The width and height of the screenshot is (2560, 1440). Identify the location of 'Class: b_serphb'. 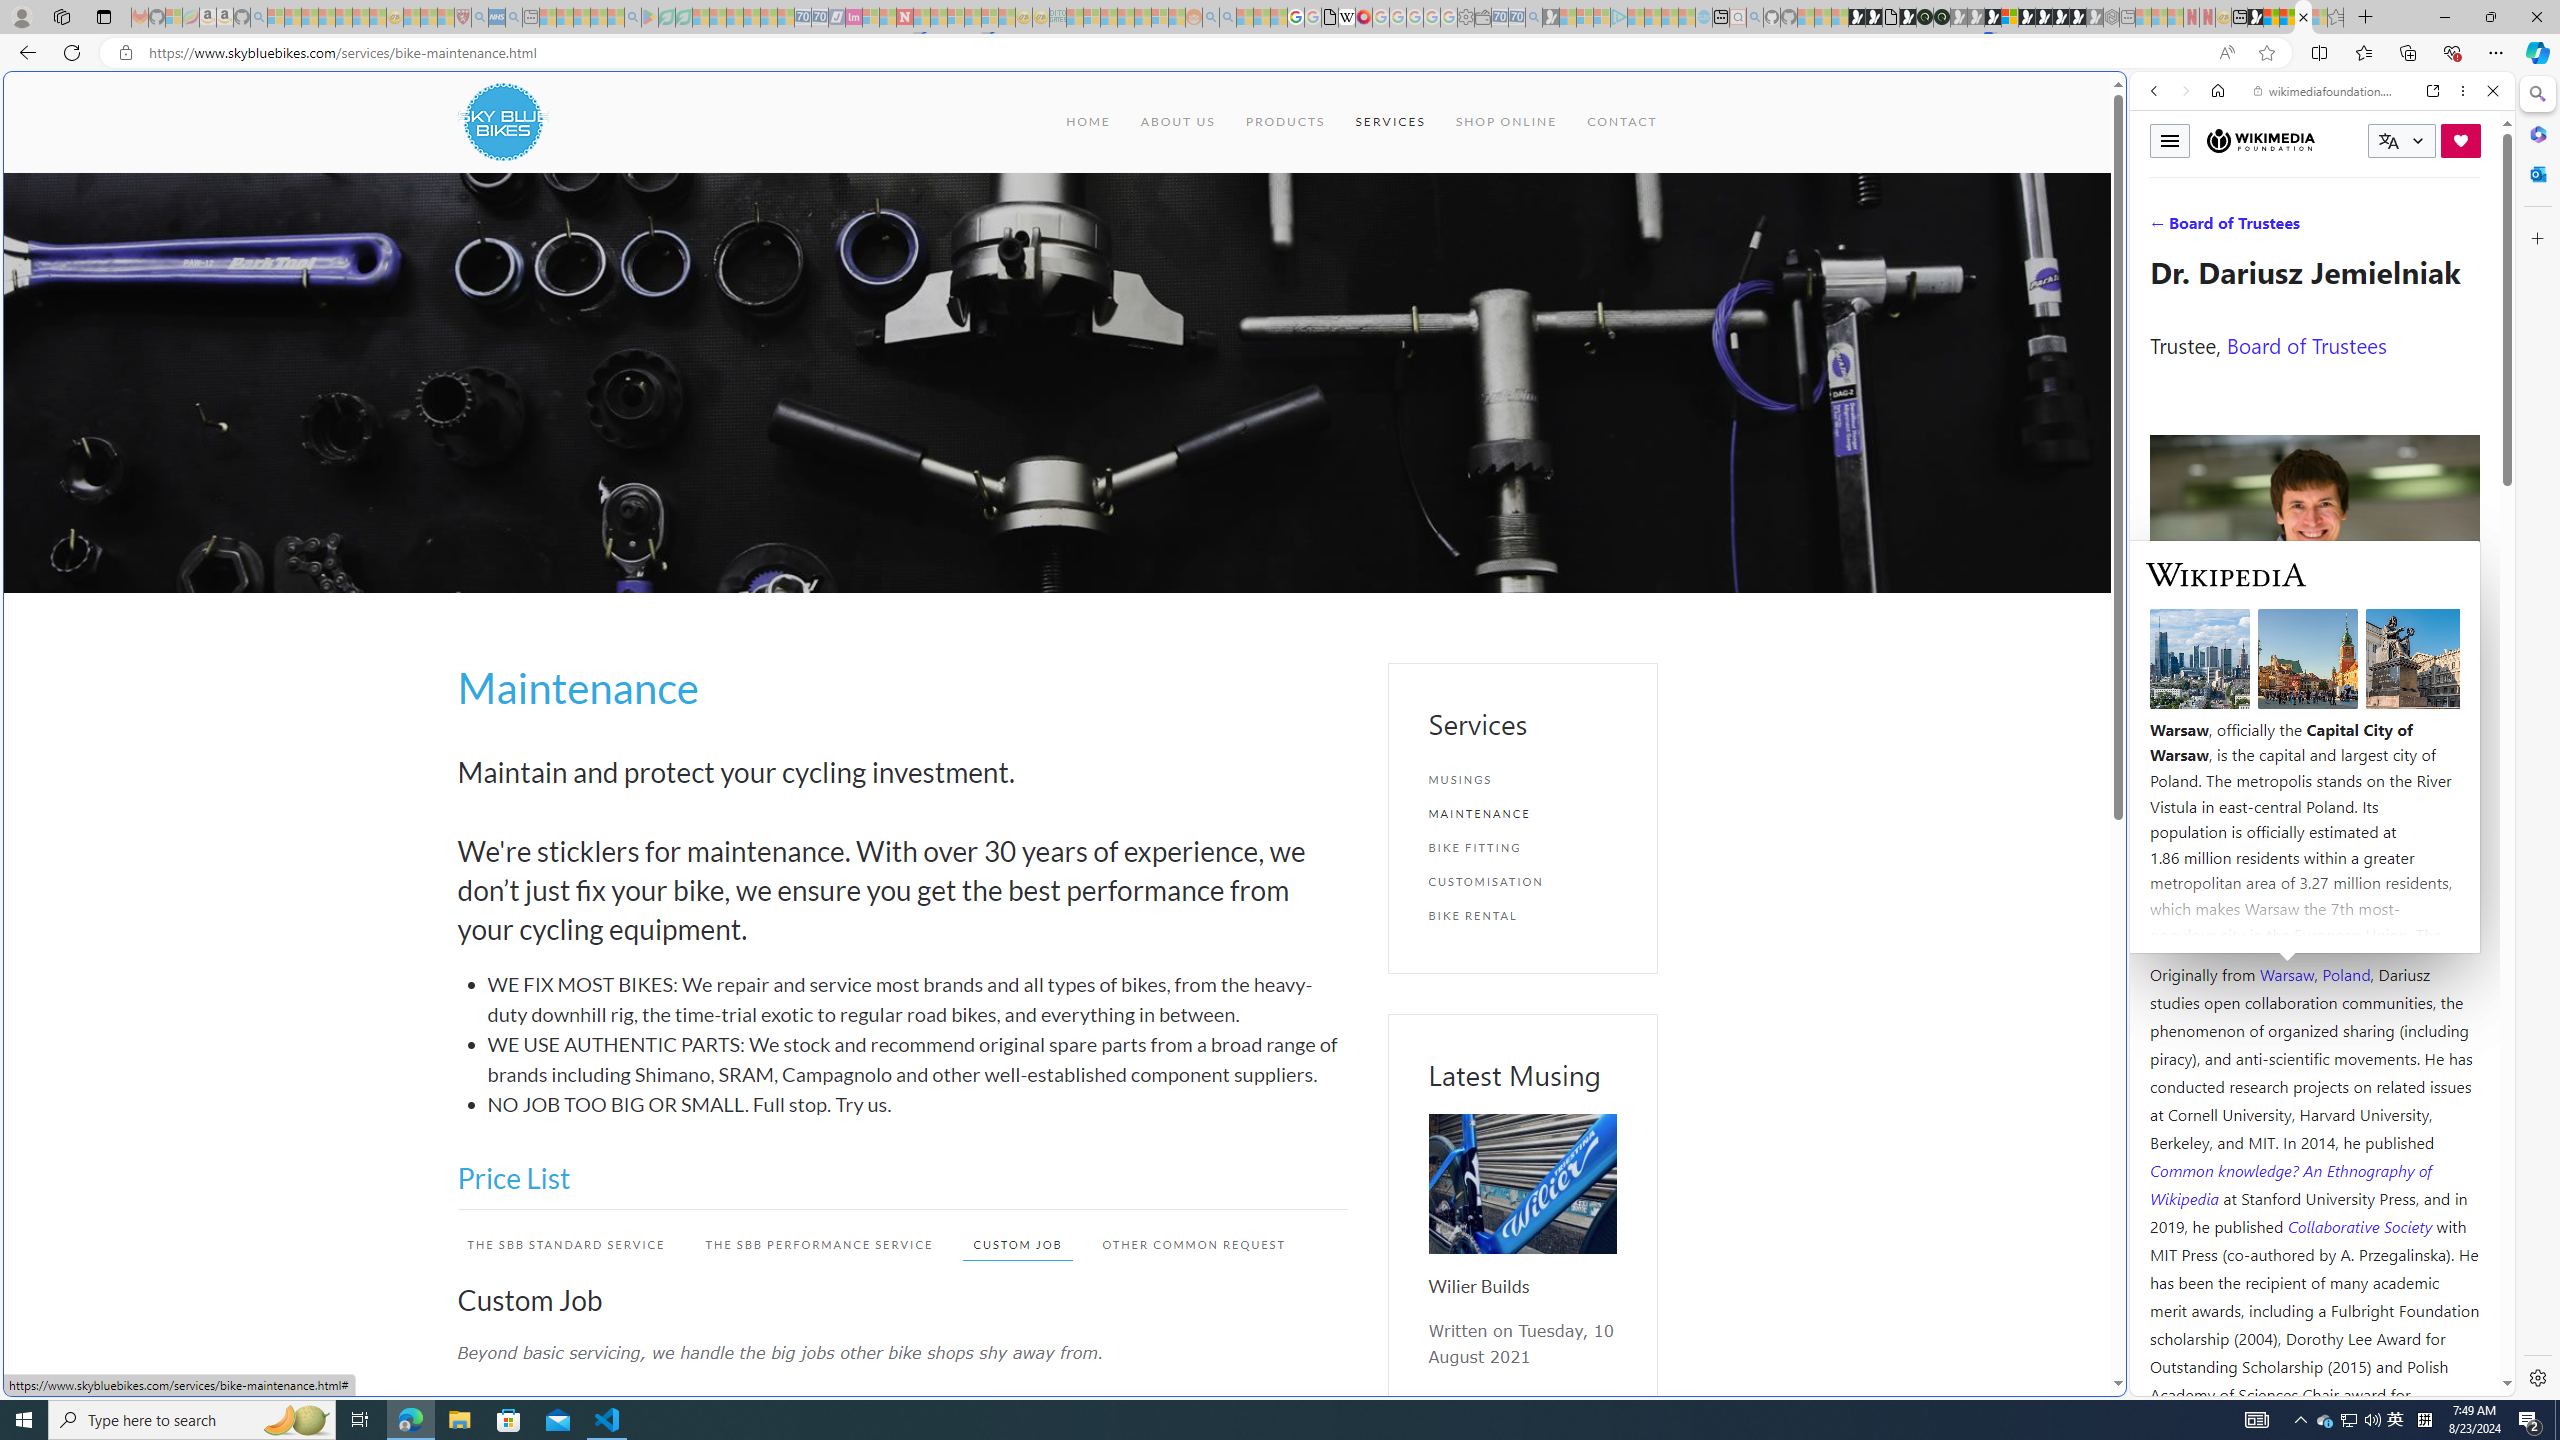
(2470, 229).